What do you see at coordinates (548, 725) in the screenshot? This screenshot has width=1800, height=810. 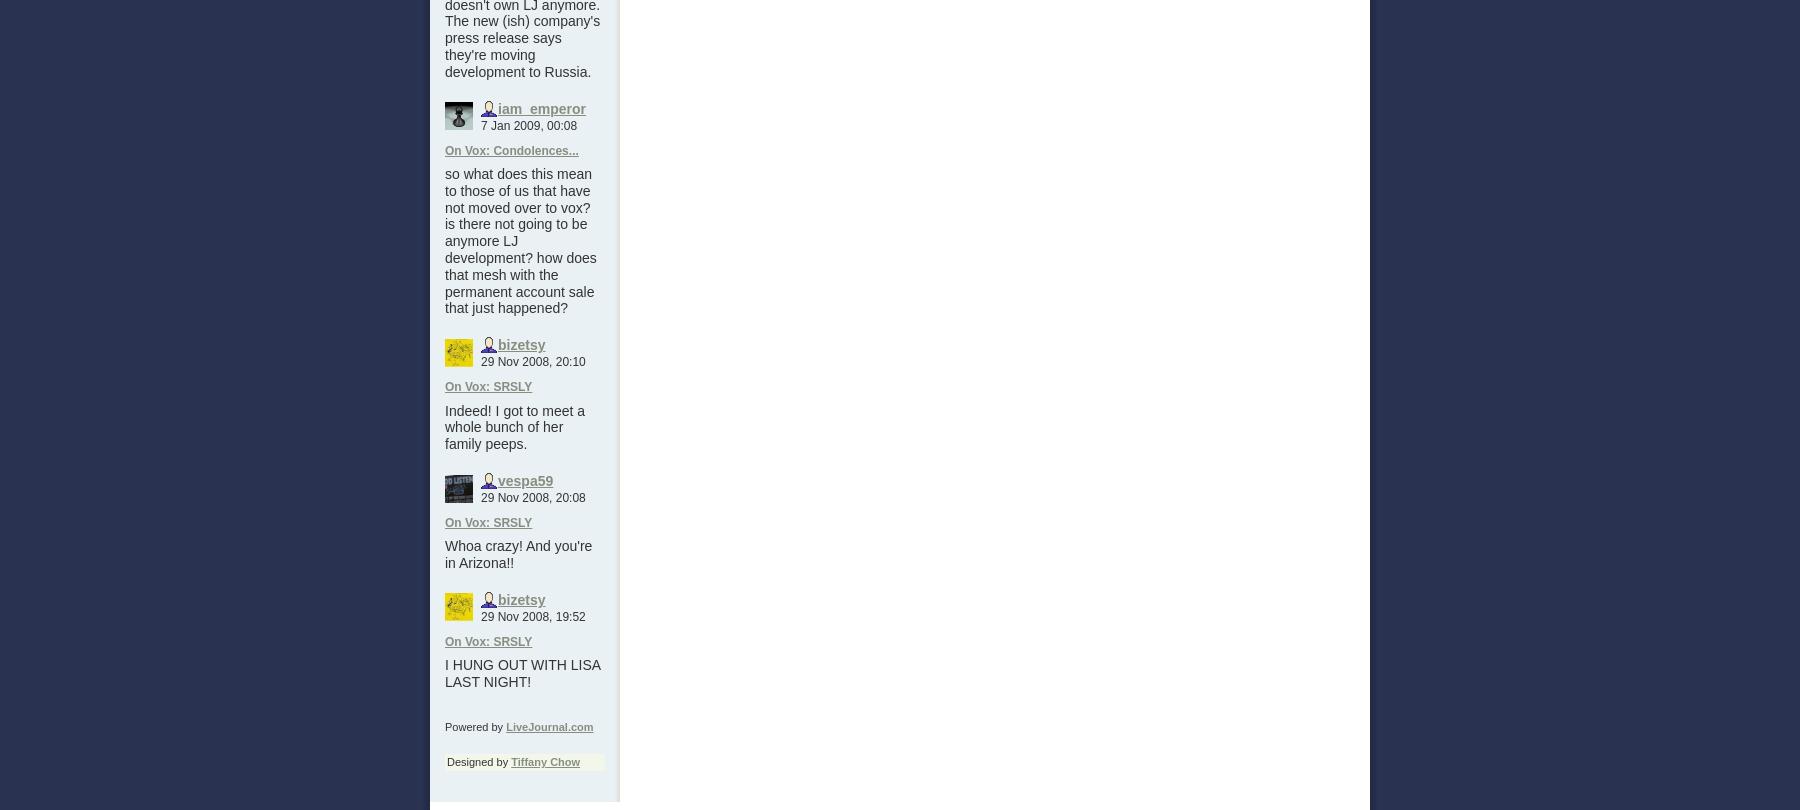 I see `'LiveJournal.com'` at bounding box center [548, 725].